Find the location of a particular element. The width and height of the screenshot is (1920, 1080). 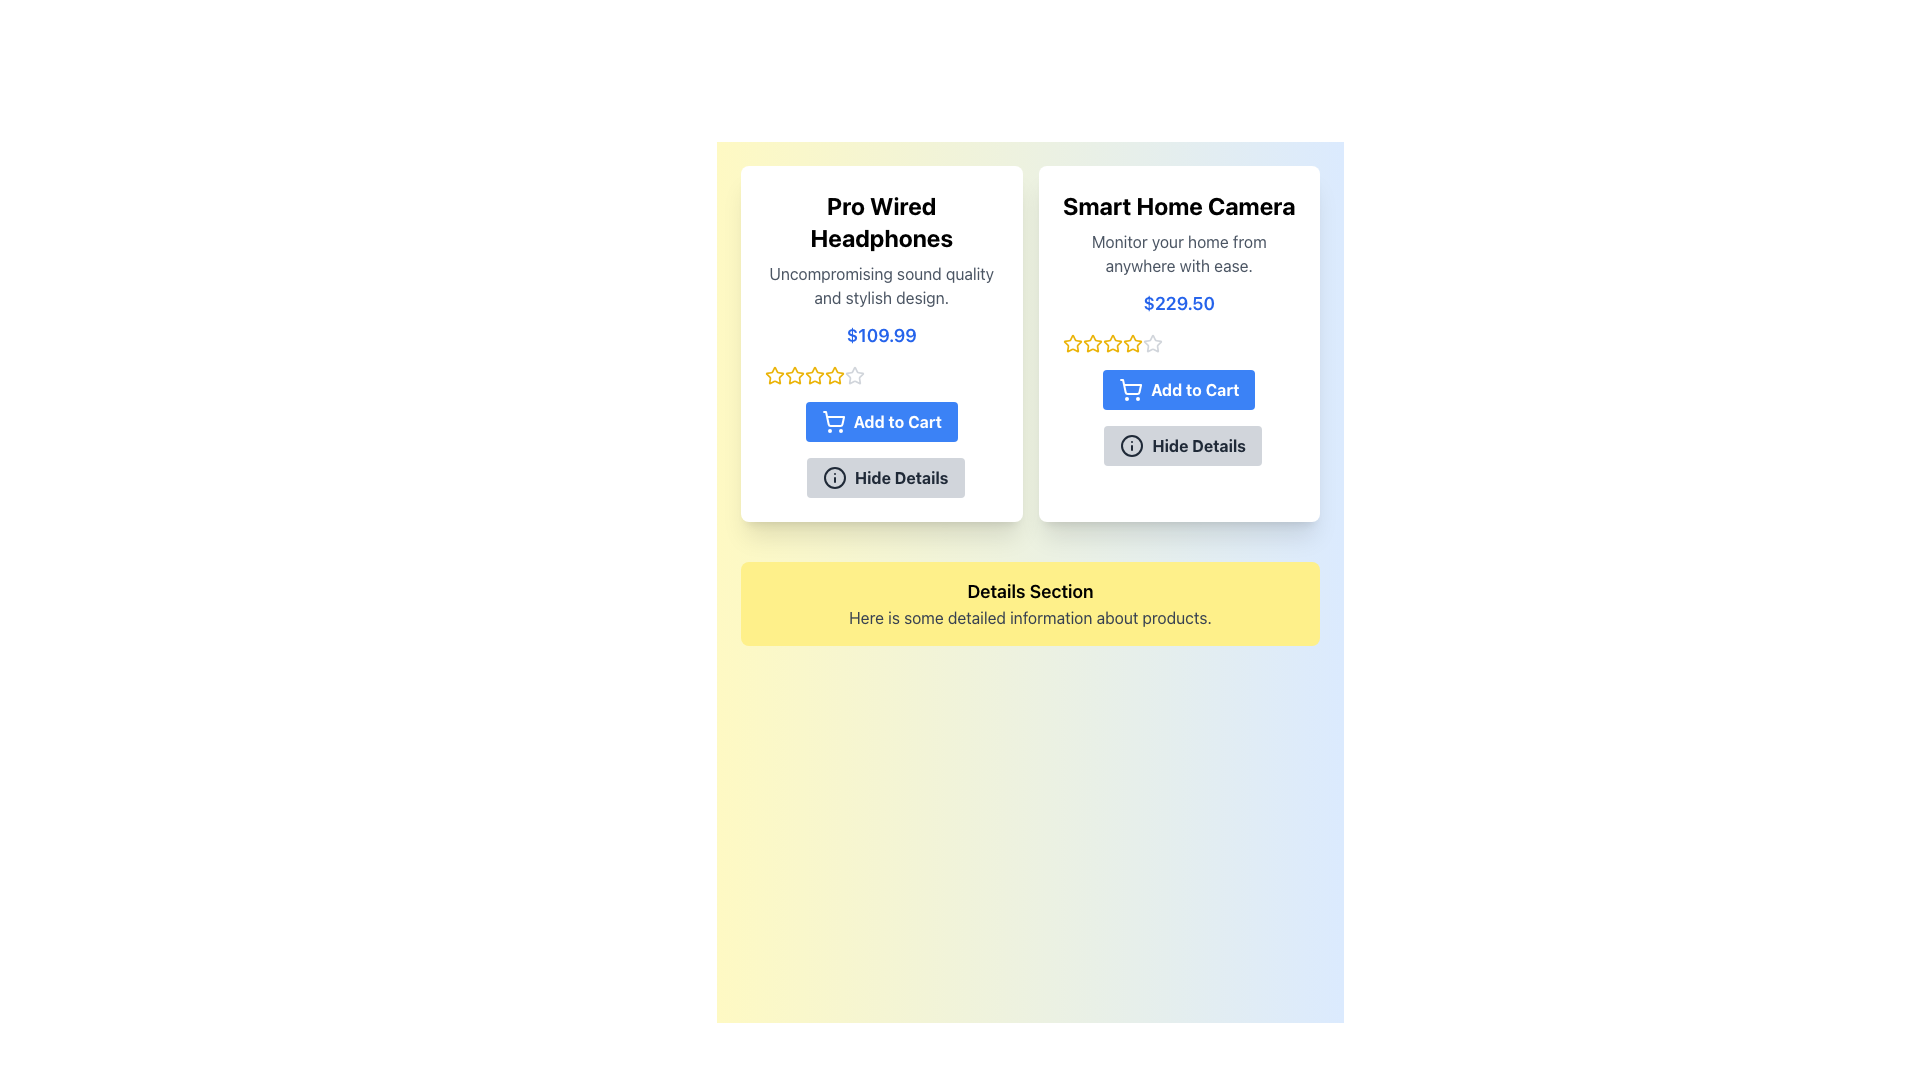

the collapse button within the product card for 'Pro Wired Headphones' to hide additional details is located at coordinates (884, 478).